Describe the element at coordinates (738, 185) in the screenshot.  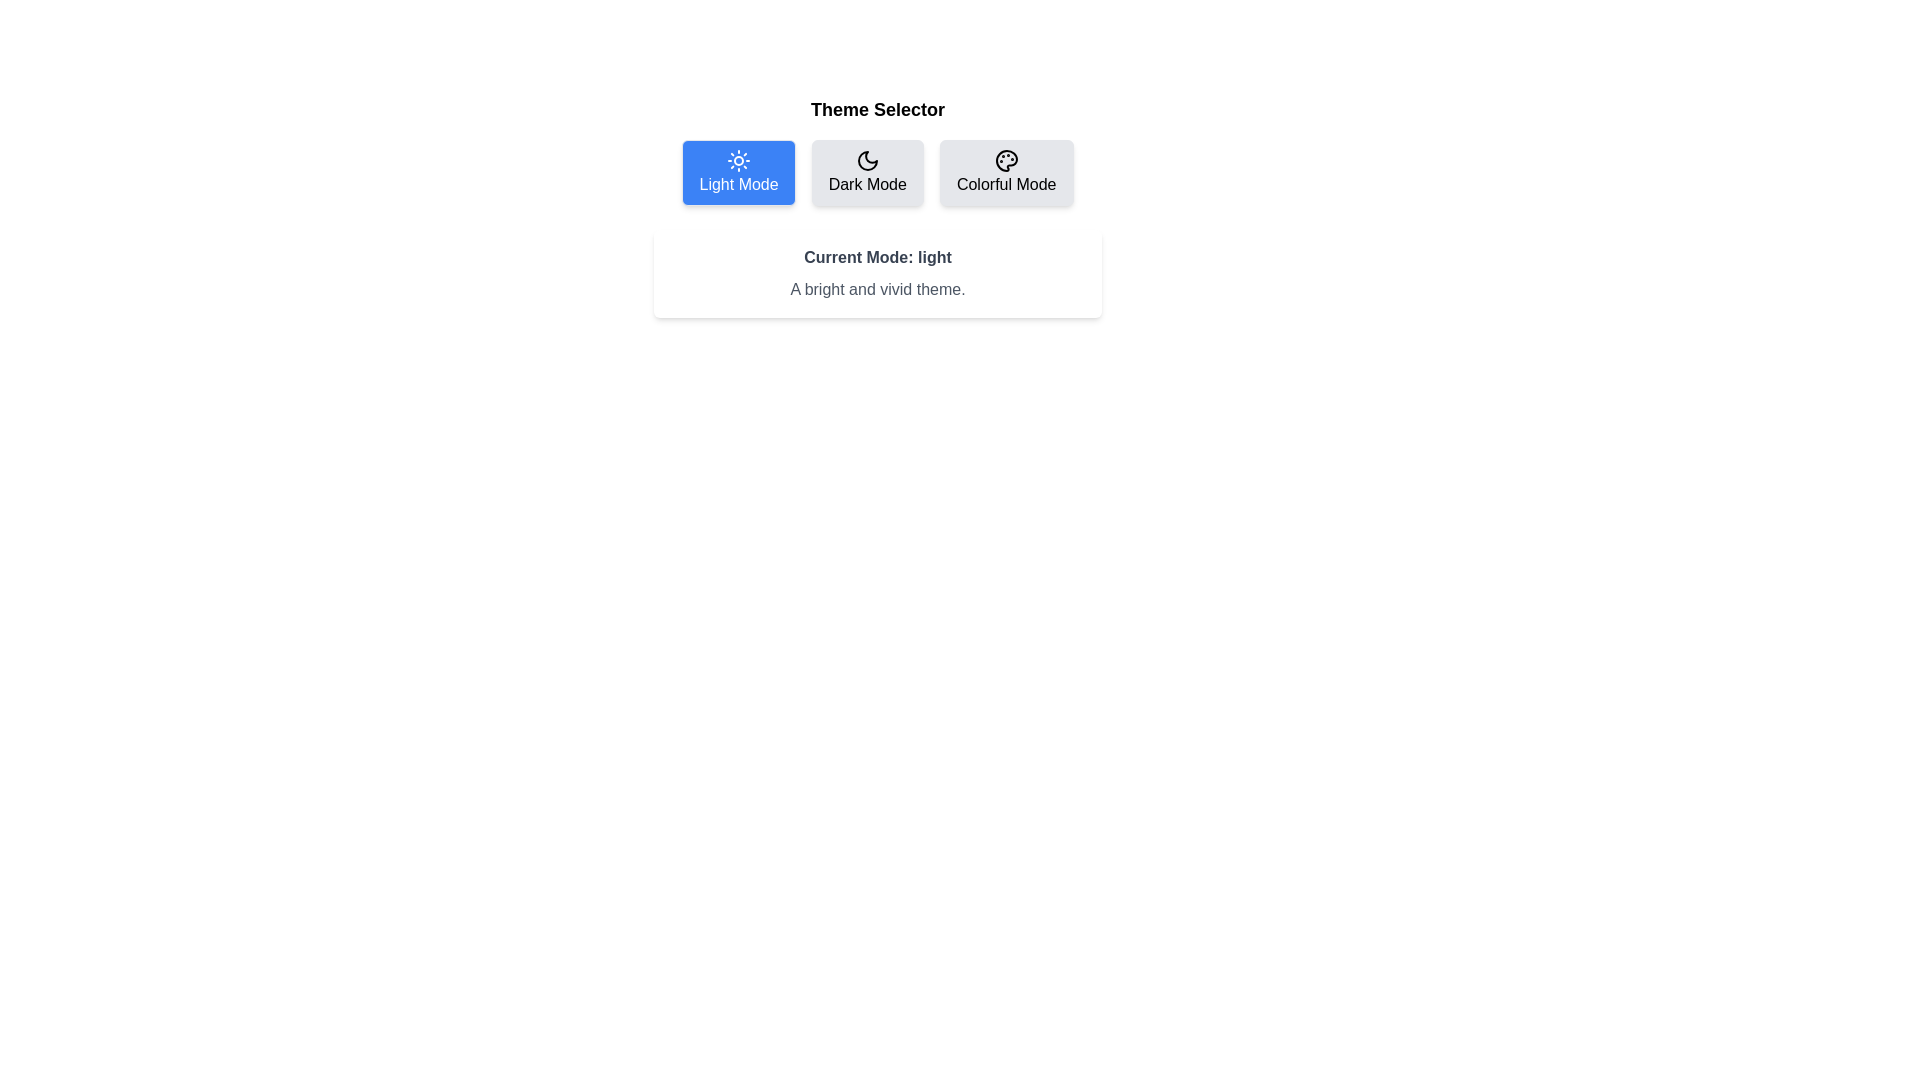
I see `the 'Light Mode' button, which is styled with white font on a blue rectangular background and is the first option in the 'Theme Selector' toggle group` at that location.